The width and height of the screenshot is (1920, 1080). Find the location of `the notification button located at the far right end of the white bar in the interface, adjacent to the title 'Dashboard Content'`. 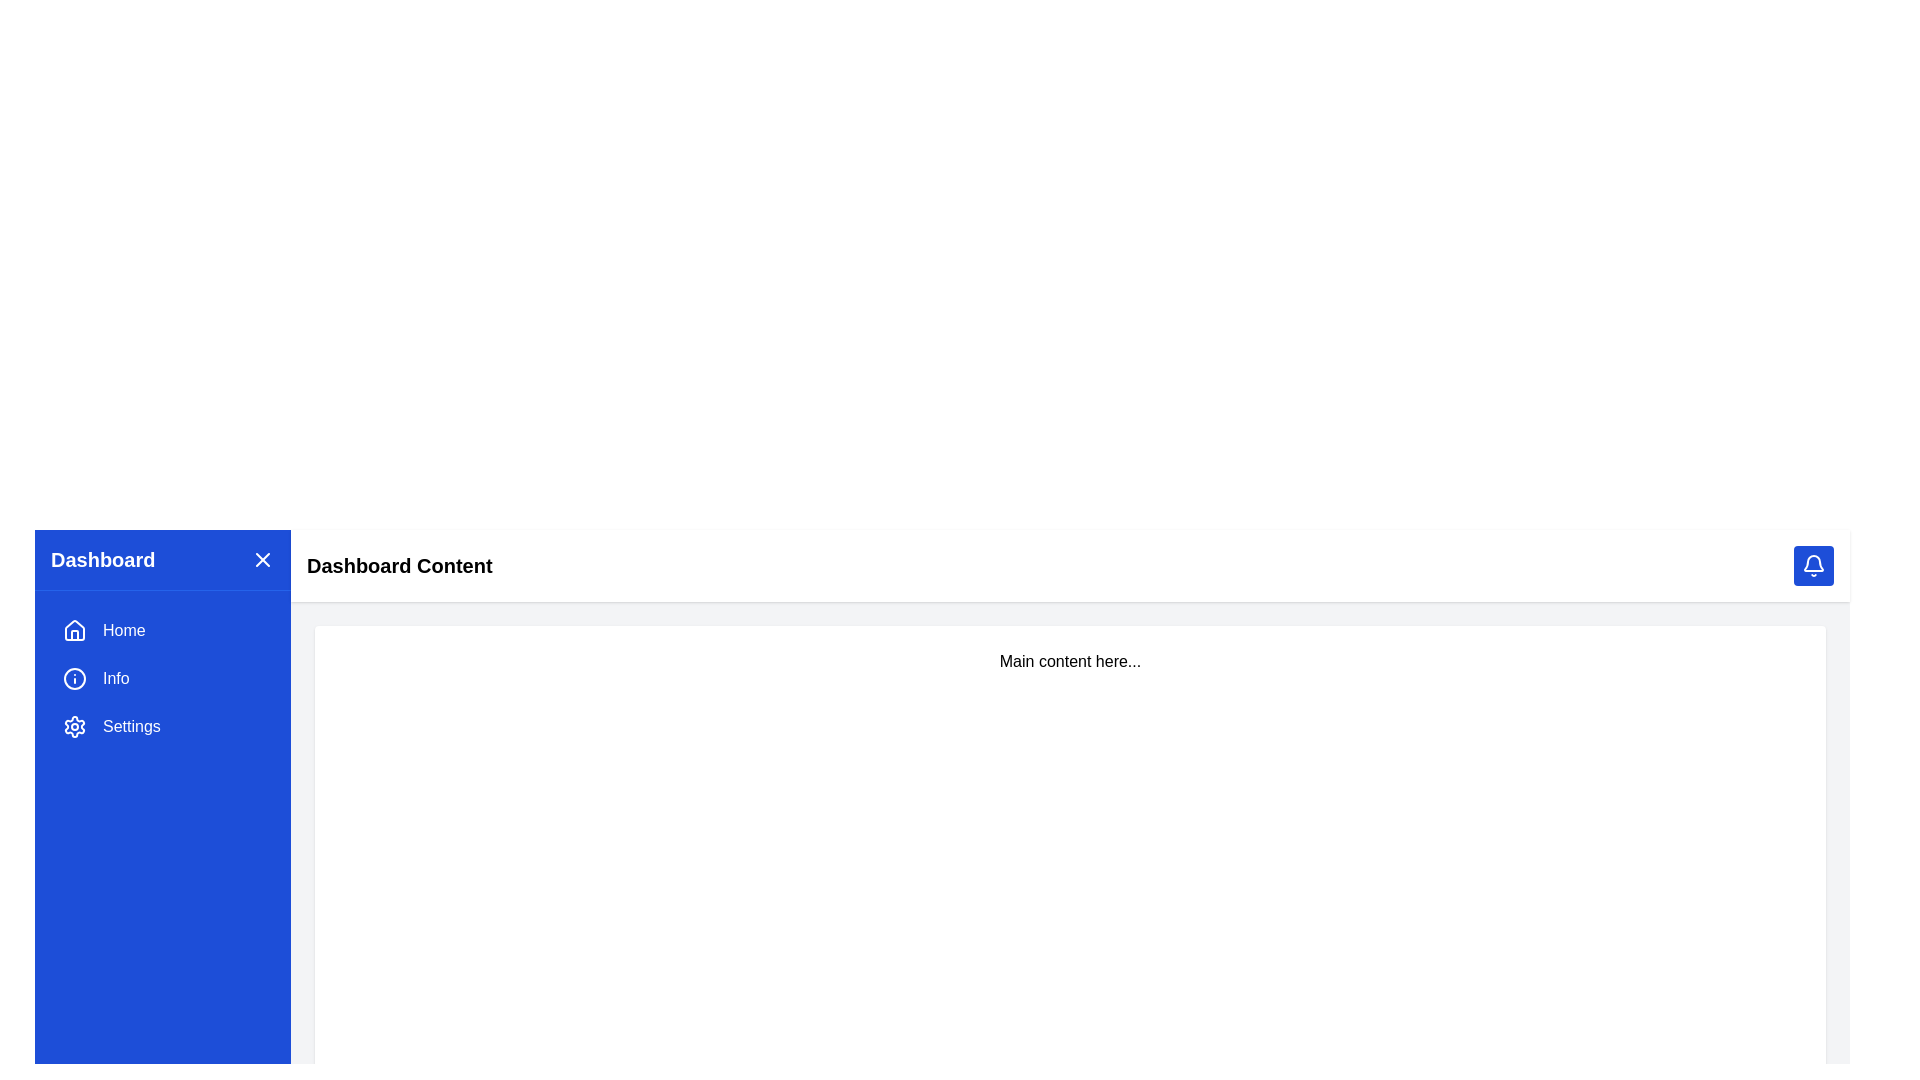

the notification button located at the far right end of the white bar in the interface, adjacent to the title 'Dashboard Content' is located at coordinates (1814, 566).